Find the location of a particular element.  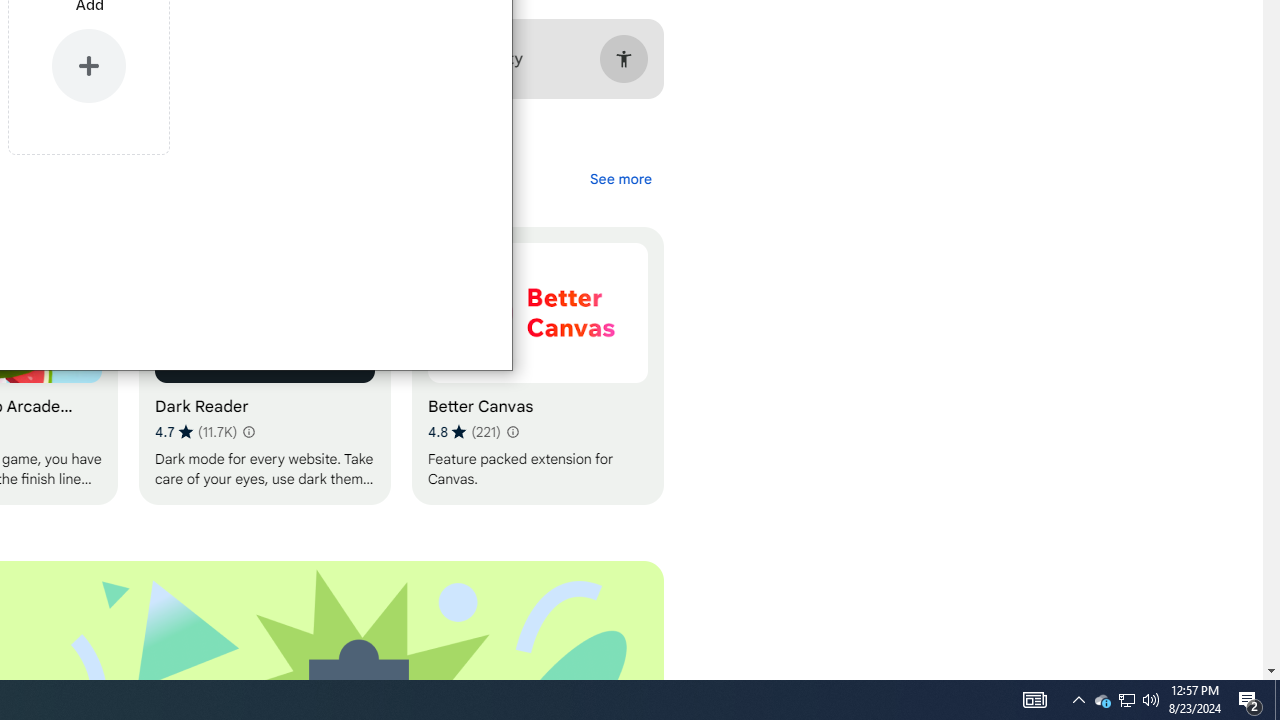

'Q2790: 100%' is located at coordinates (1151, 698).